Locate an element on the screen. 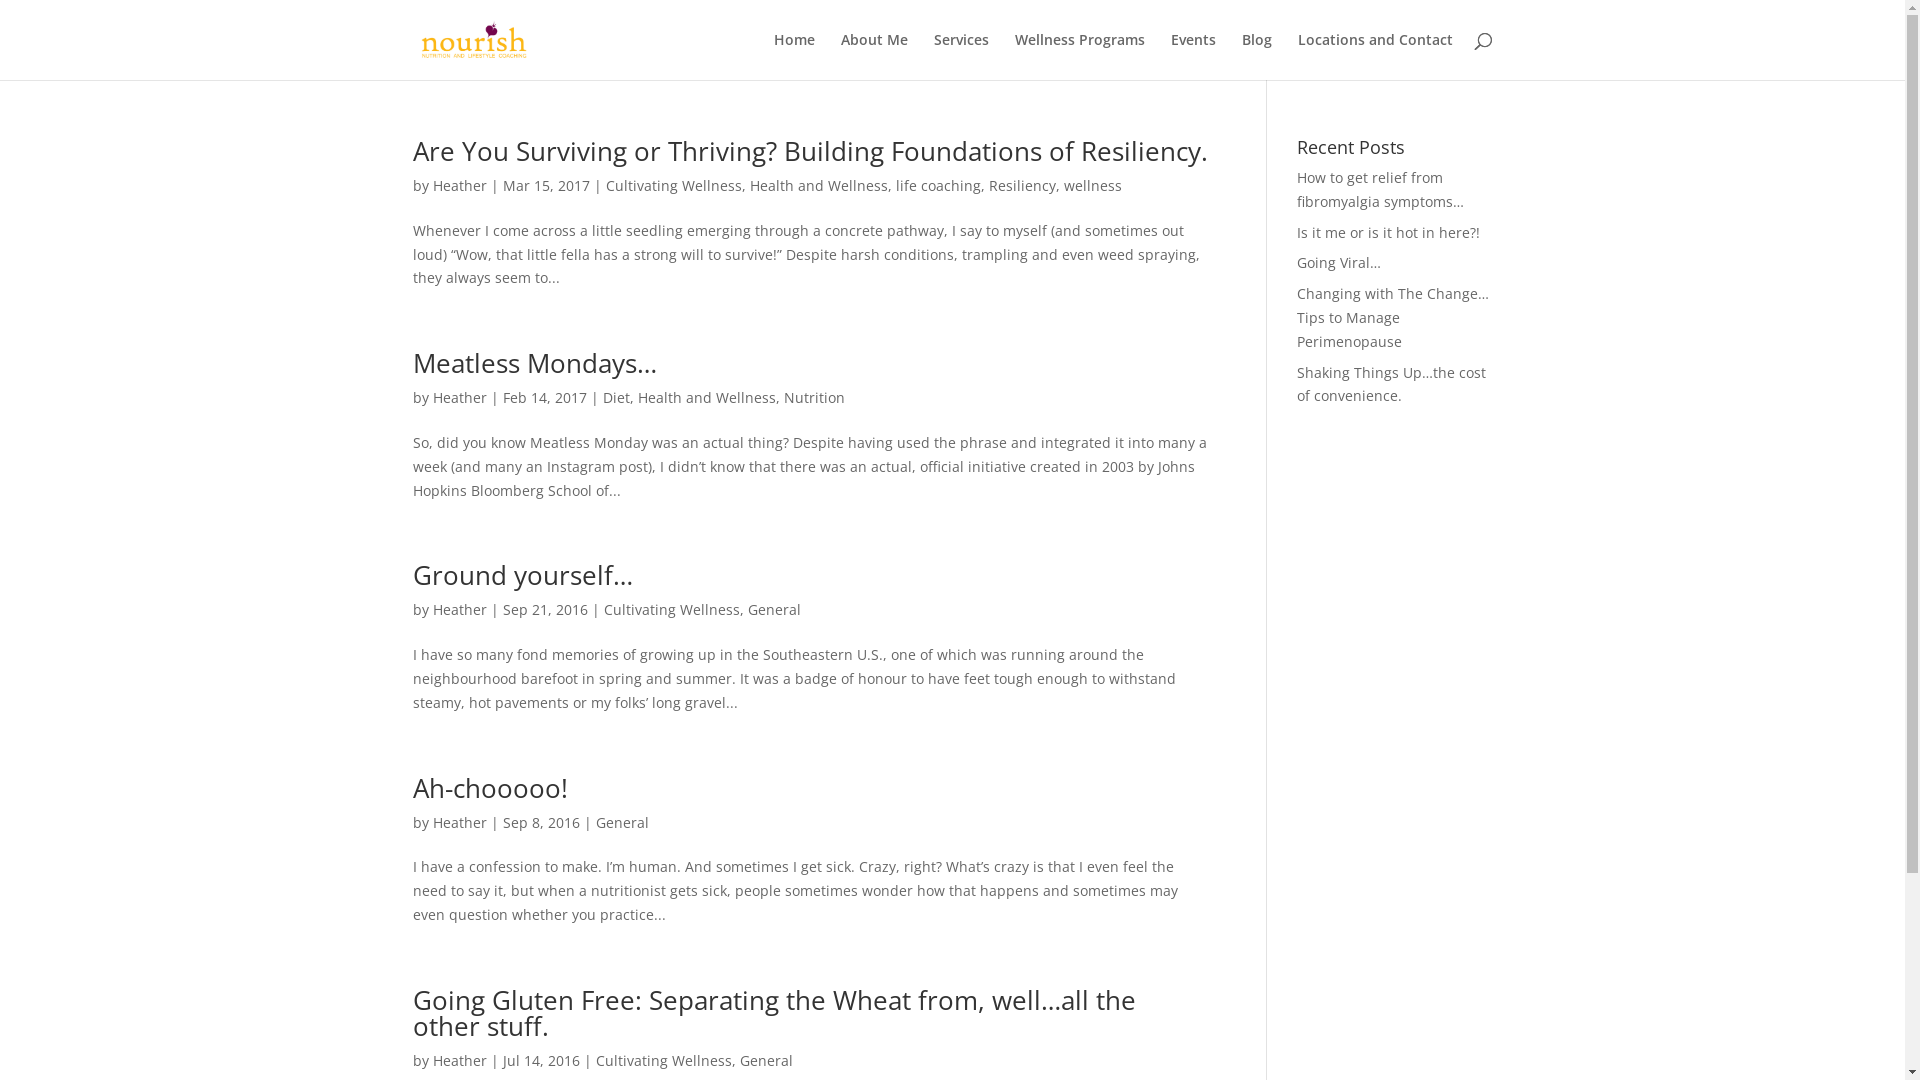  'Is it me or is it hot in here?!' is located at coordinates (1387, 231).